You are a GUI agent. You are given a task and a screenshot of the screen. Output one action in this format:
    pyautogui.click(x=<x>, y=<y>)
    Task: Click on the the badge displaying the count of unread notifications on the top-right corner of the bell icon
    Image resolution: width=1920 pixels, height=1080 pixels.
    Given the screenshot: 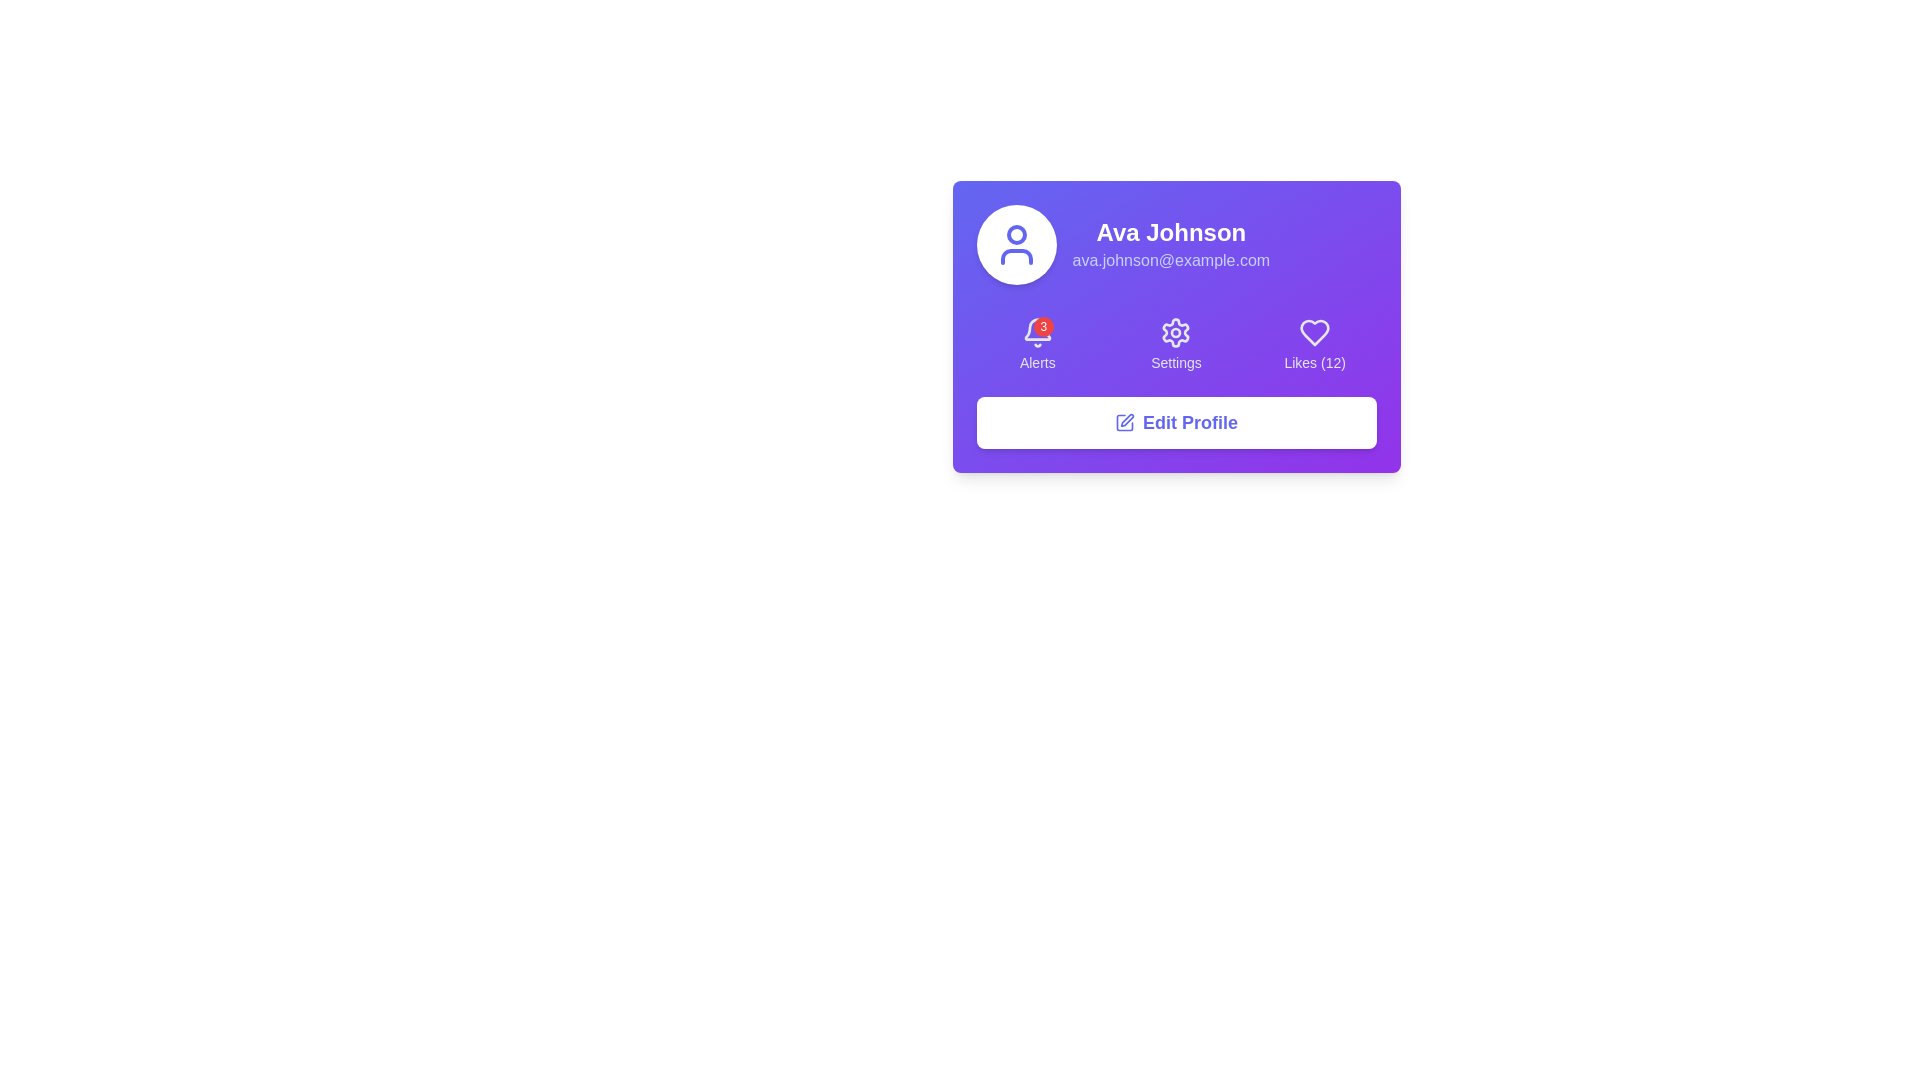 What is the action you would take?
    pyautogui.click(x=1042, y=326)
    